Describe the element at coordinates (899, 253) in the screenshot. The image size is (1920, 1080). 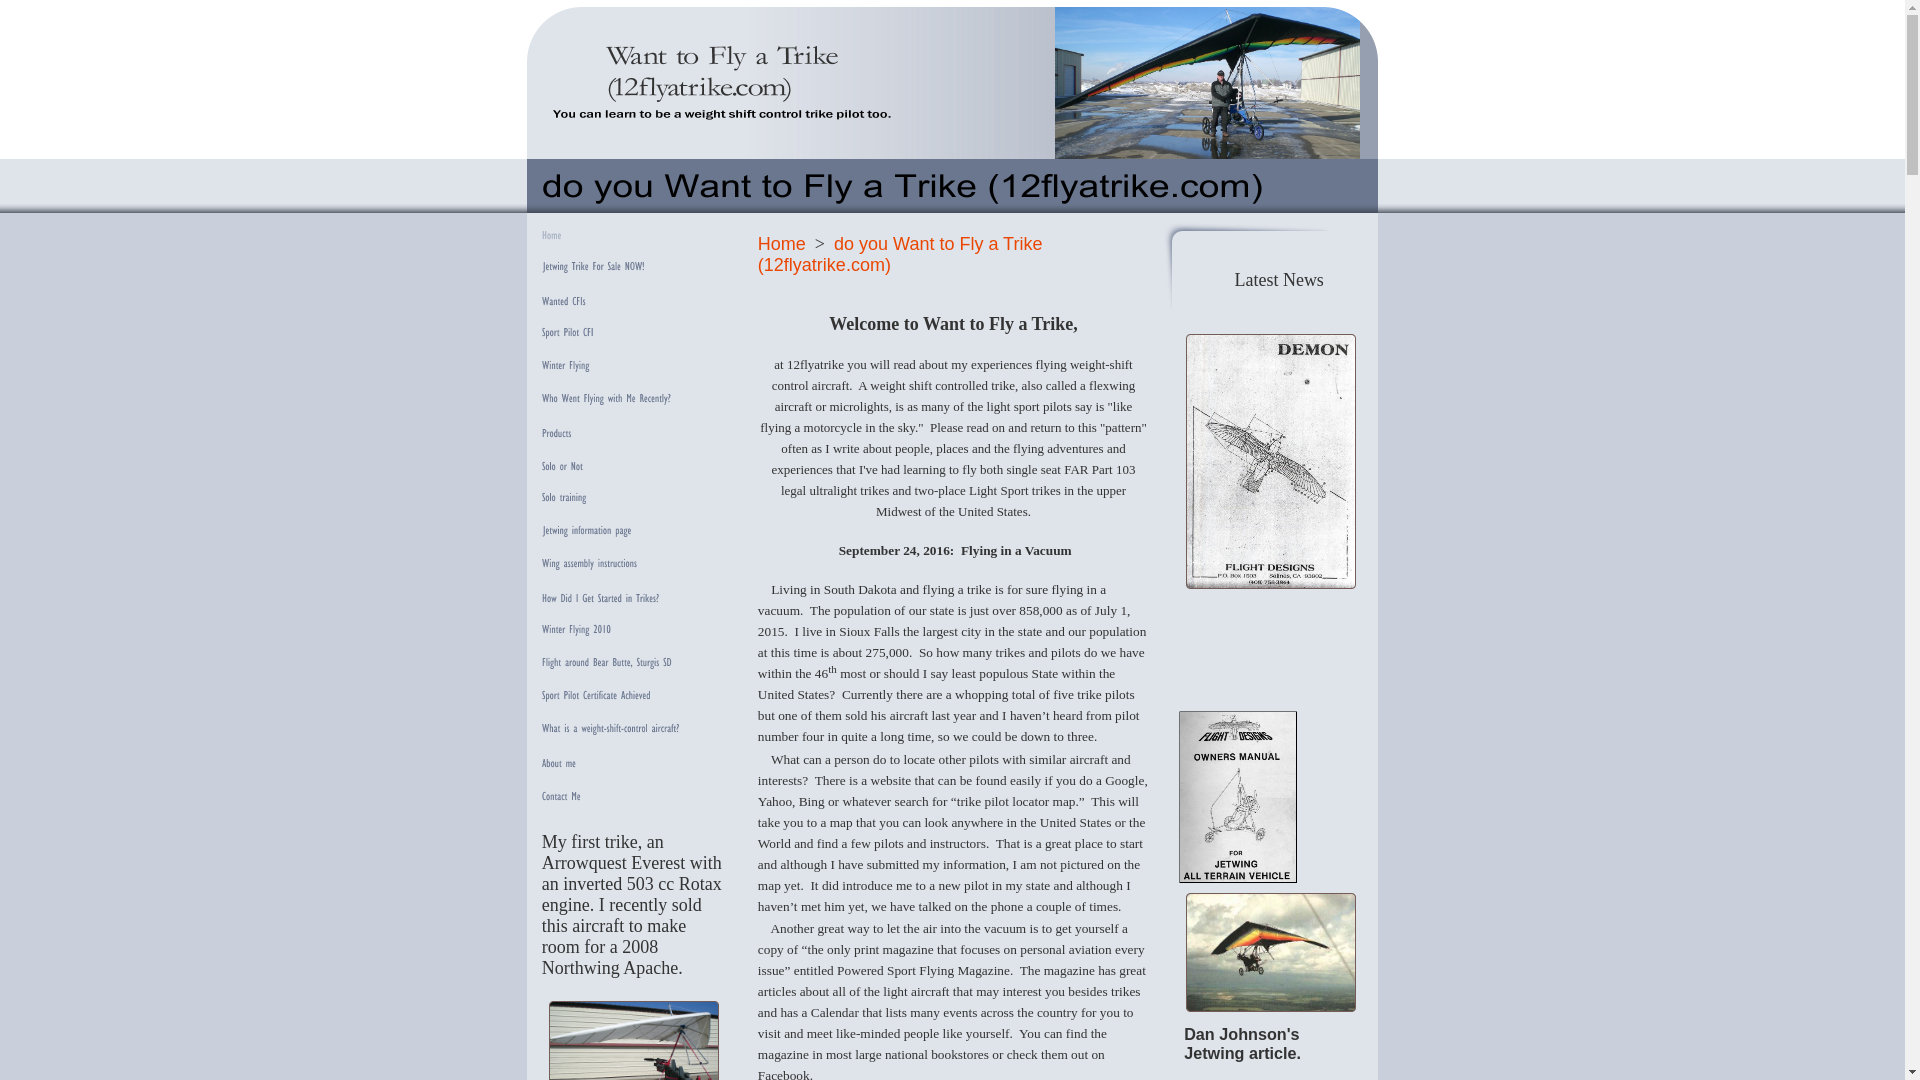
I see `'do you Want to Fly a Trike (12flyatrike.com)'` at that location.